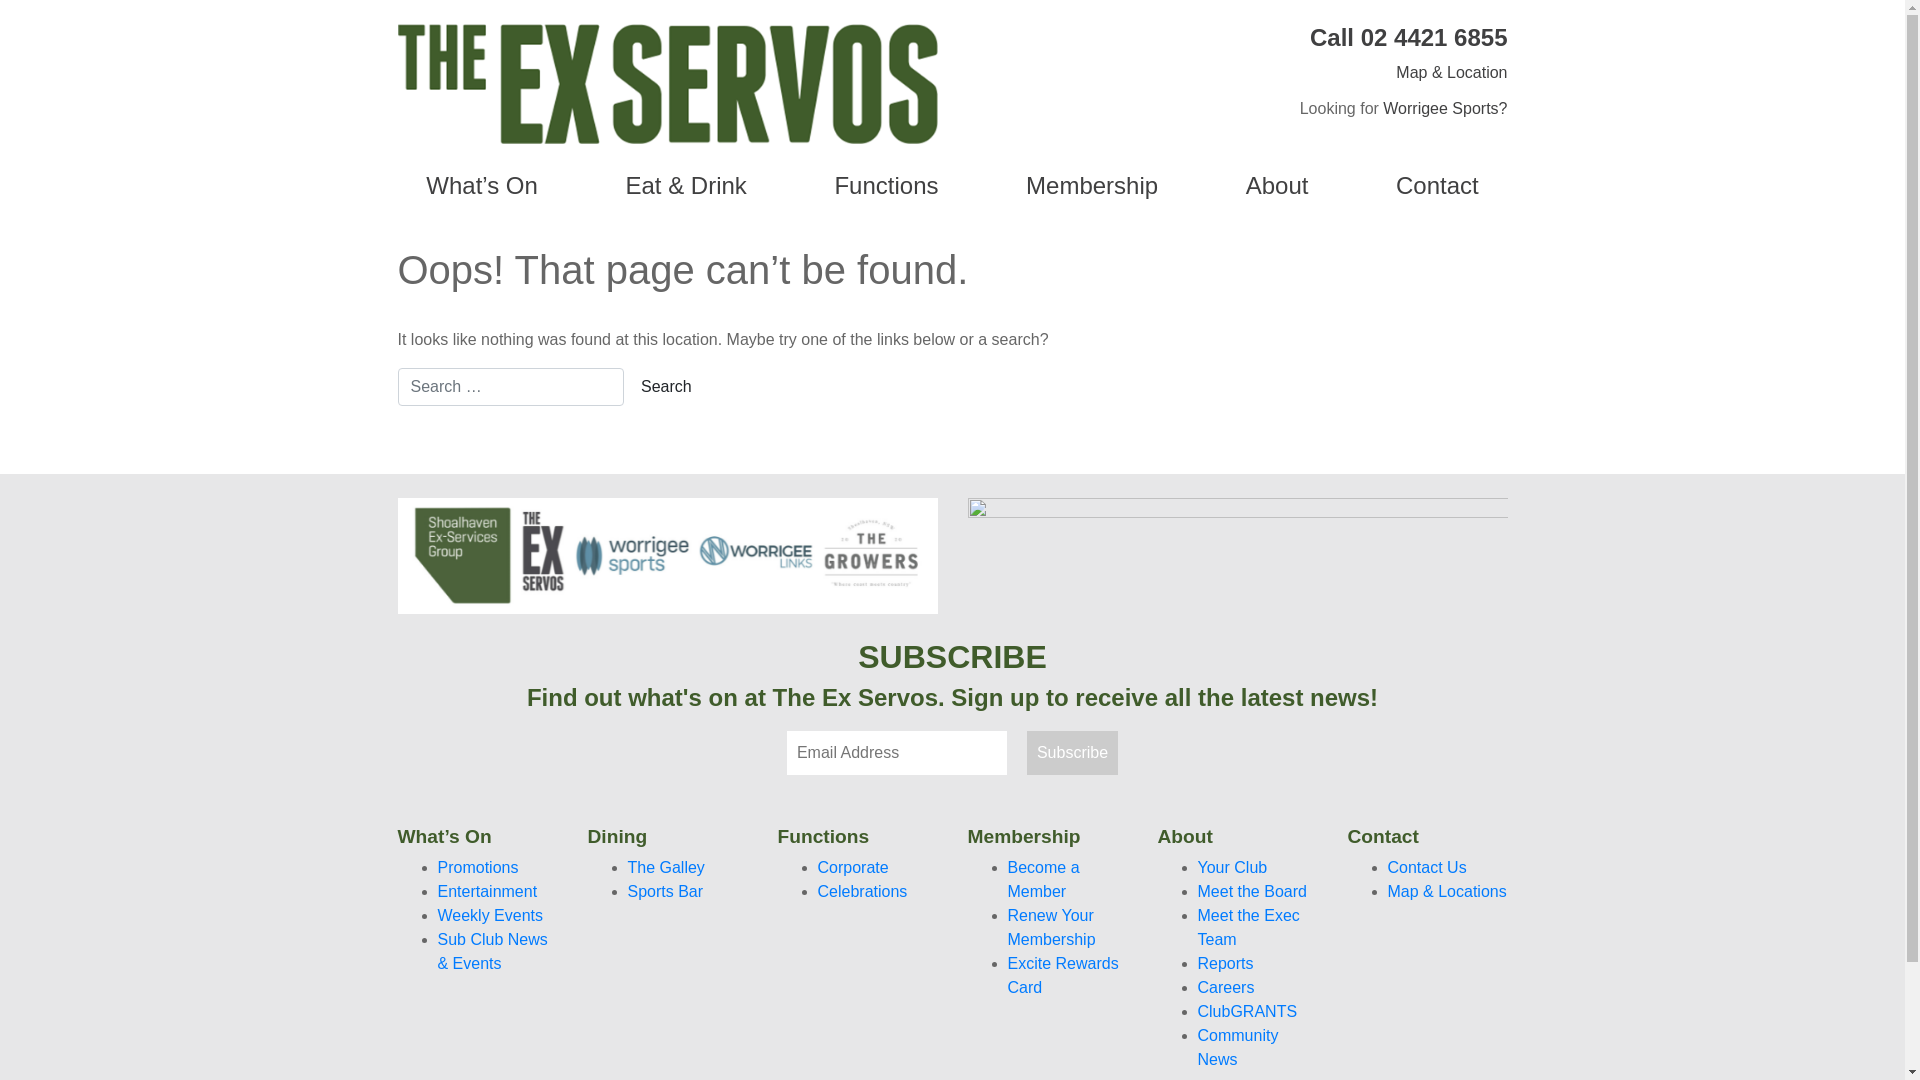  I want to click on 'Become a Member', so click(1042, 878).